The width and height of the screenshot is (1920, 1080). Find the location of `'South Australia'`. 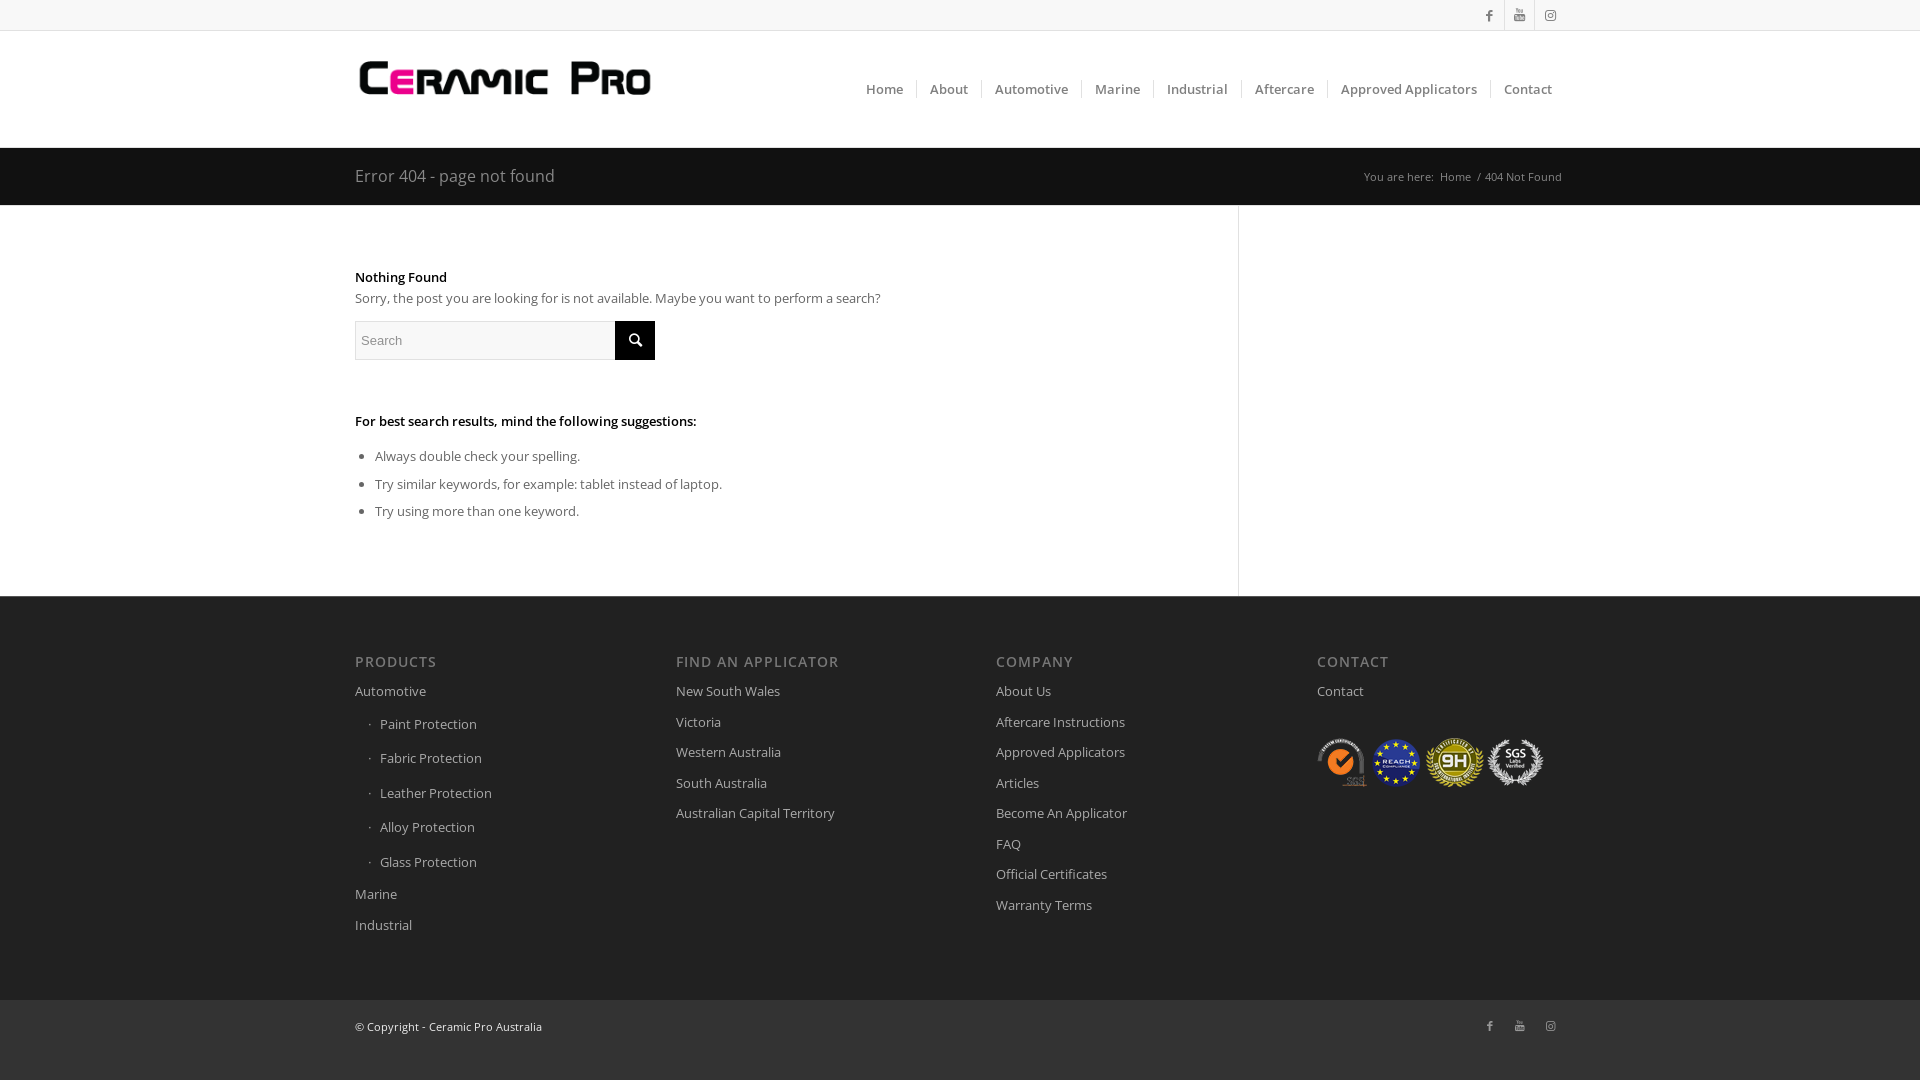

'South Australia' is located at coordinates (800, 782).